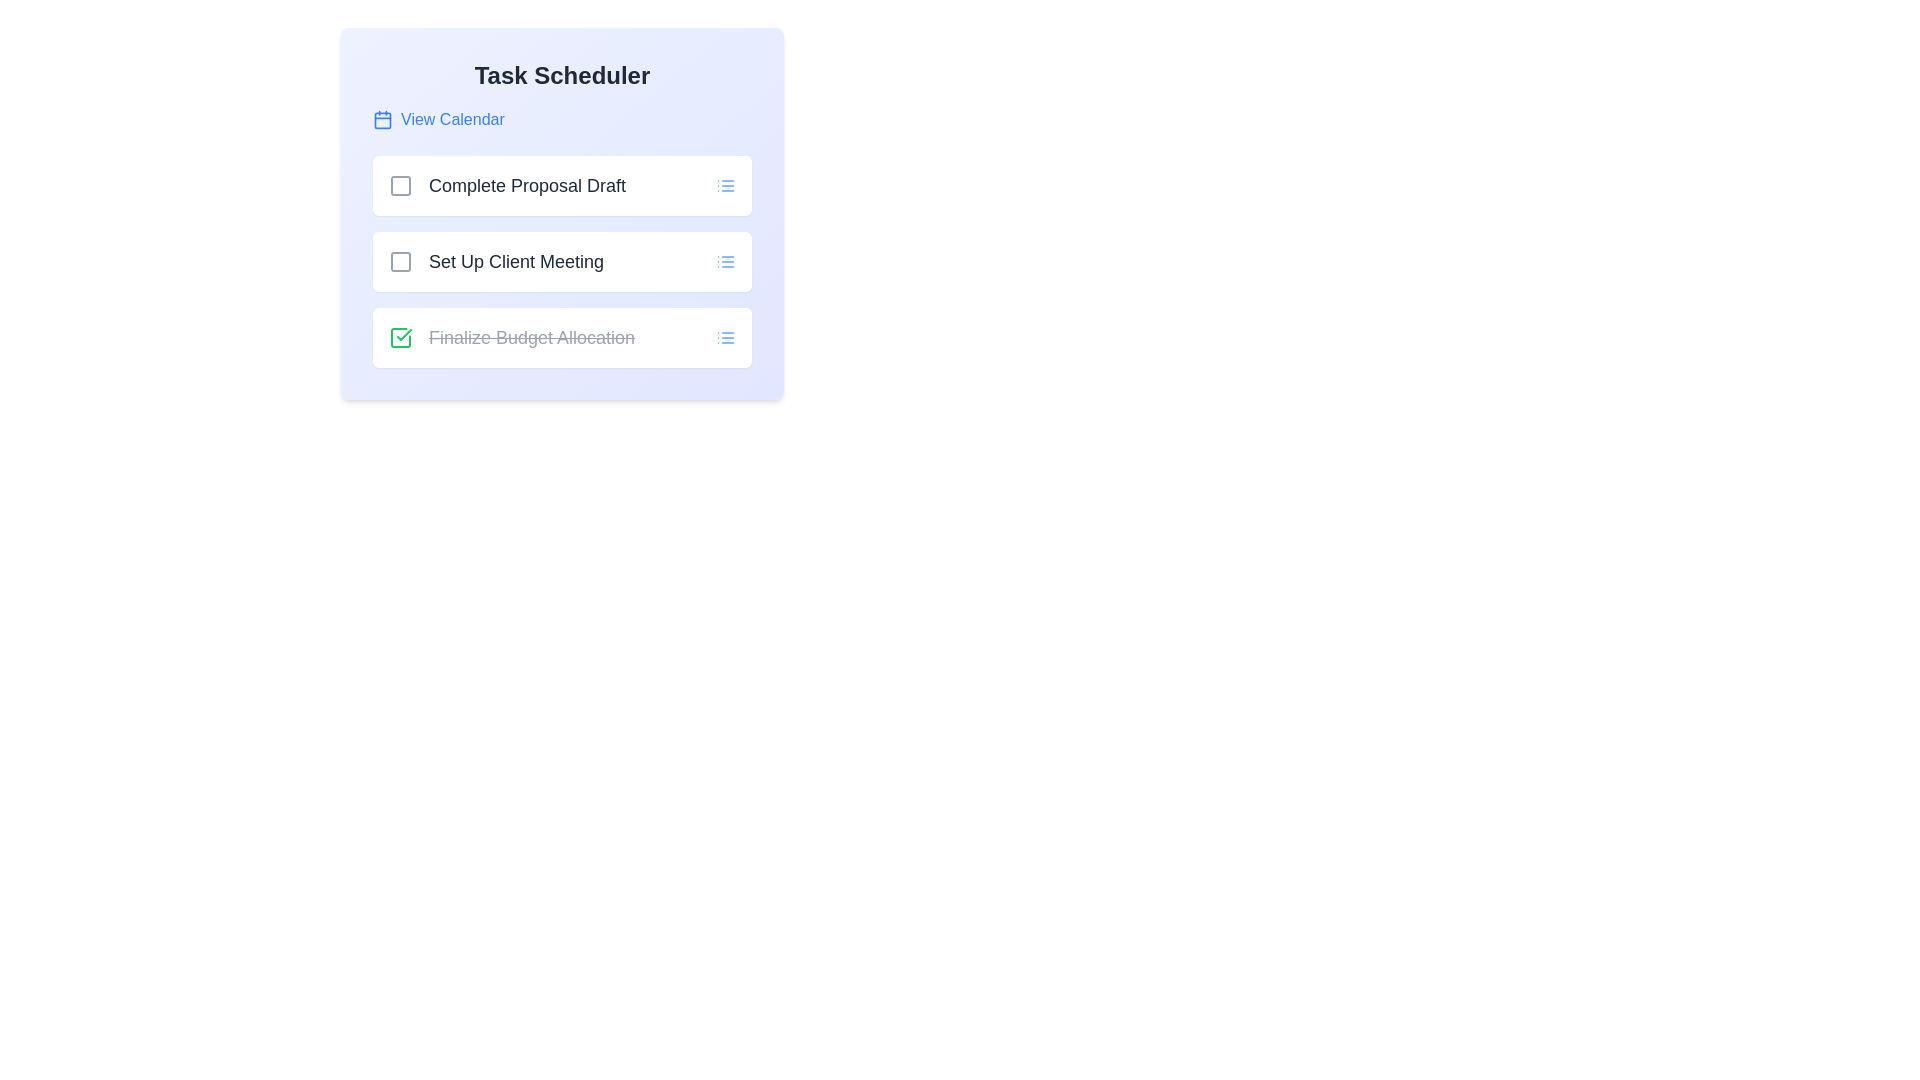 The image size is (1920, 1080). What do you see at coordinates (400, 261) in the screenshot?
I see `the task named Set Up Client Meeting` at bounding box center [400, 261].